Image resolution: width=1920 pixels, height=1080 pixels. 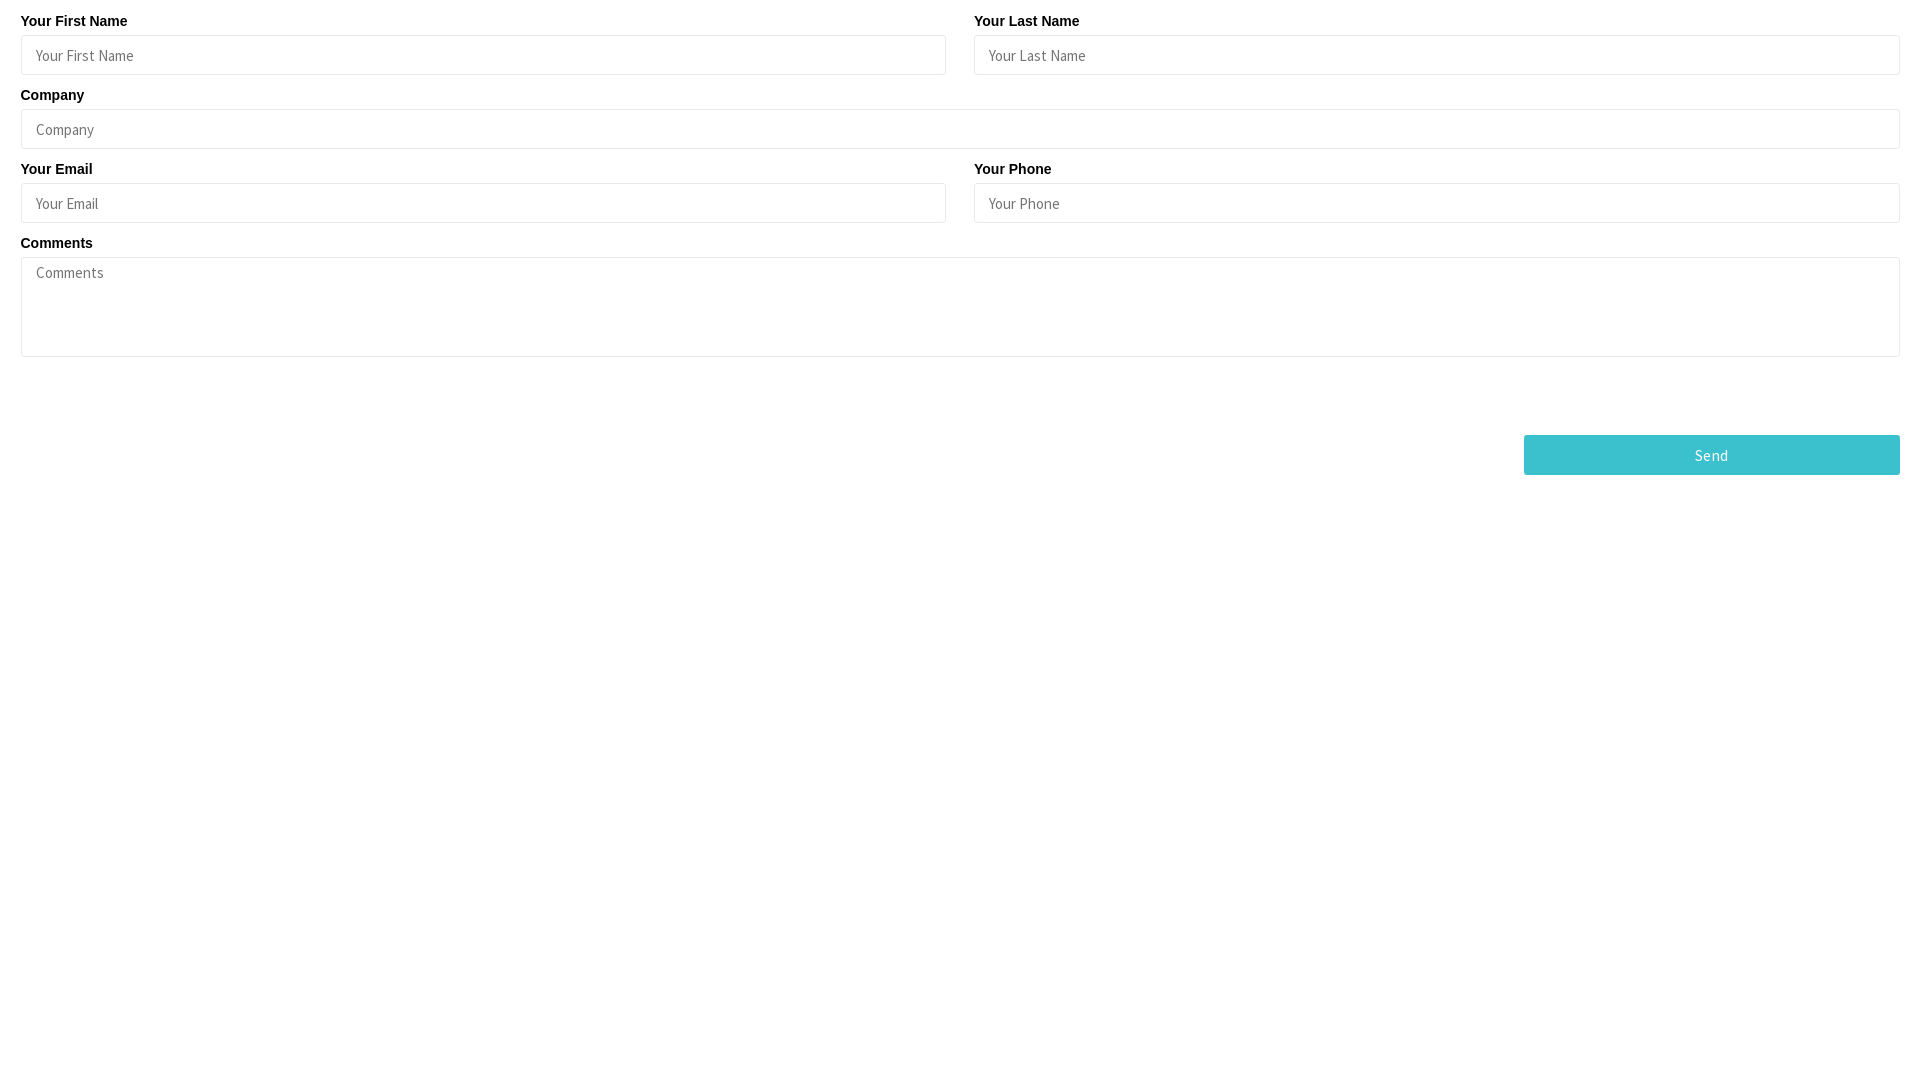 I want to click on 'Send', so click(x=1711, y=455).